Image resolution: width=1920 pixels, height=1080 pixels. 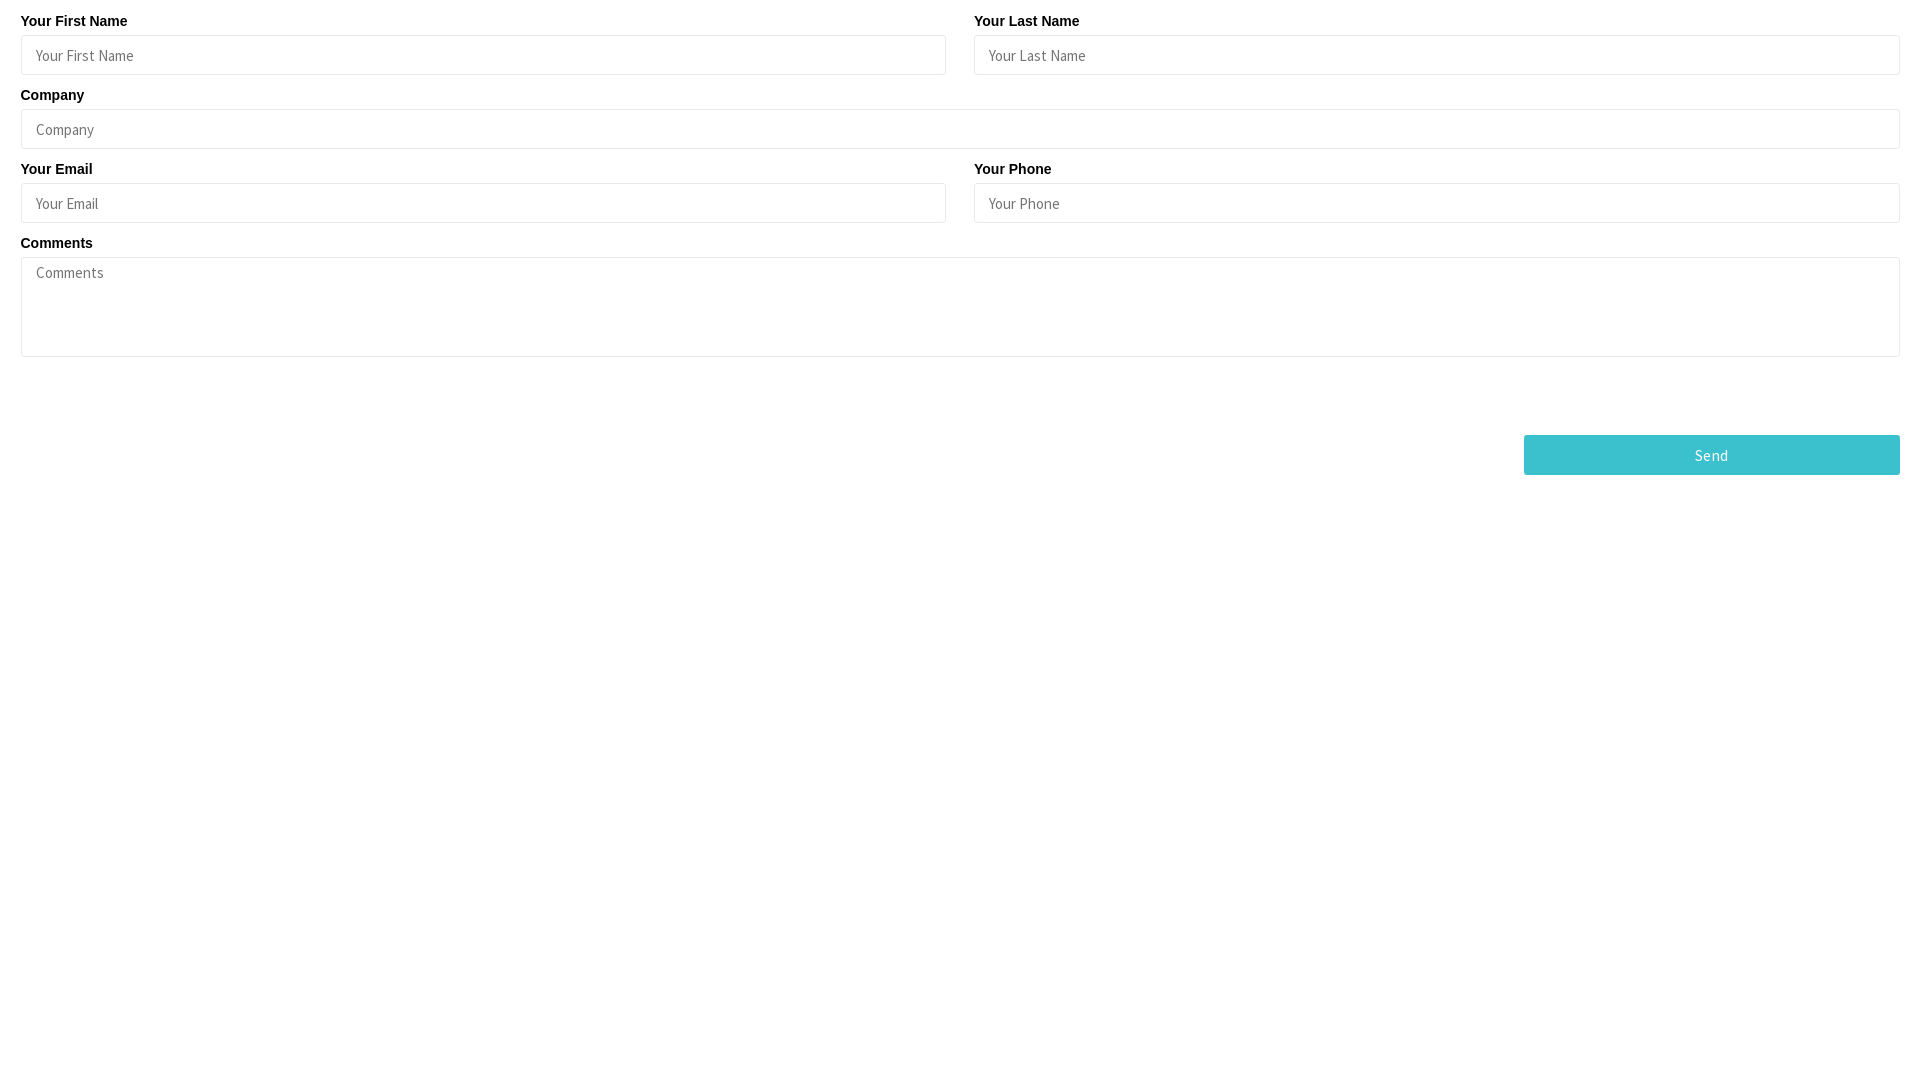 I want to click on 'Send', so click(x=1711, y=455).